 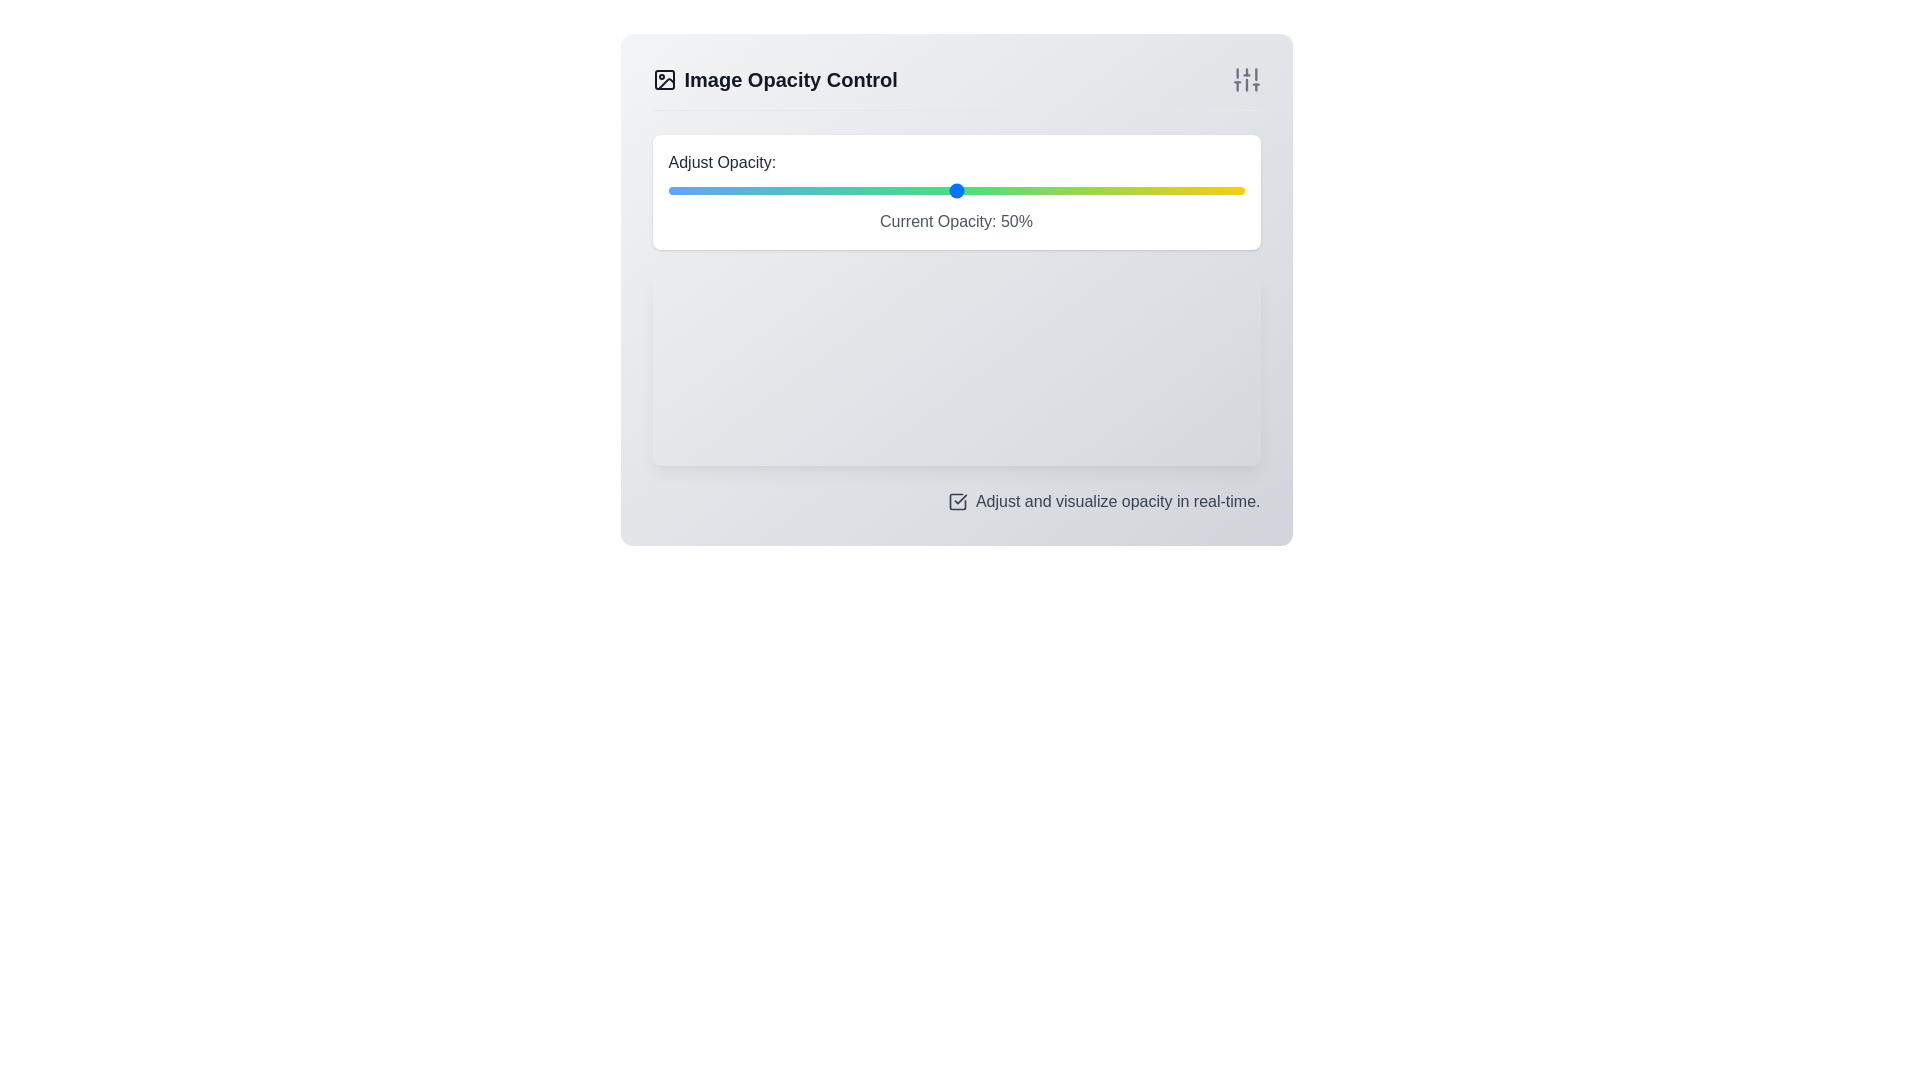 What do you see at coordinates (955, 191) in the screenshot?
I see `the opacity` at bounding box center [955, 191].